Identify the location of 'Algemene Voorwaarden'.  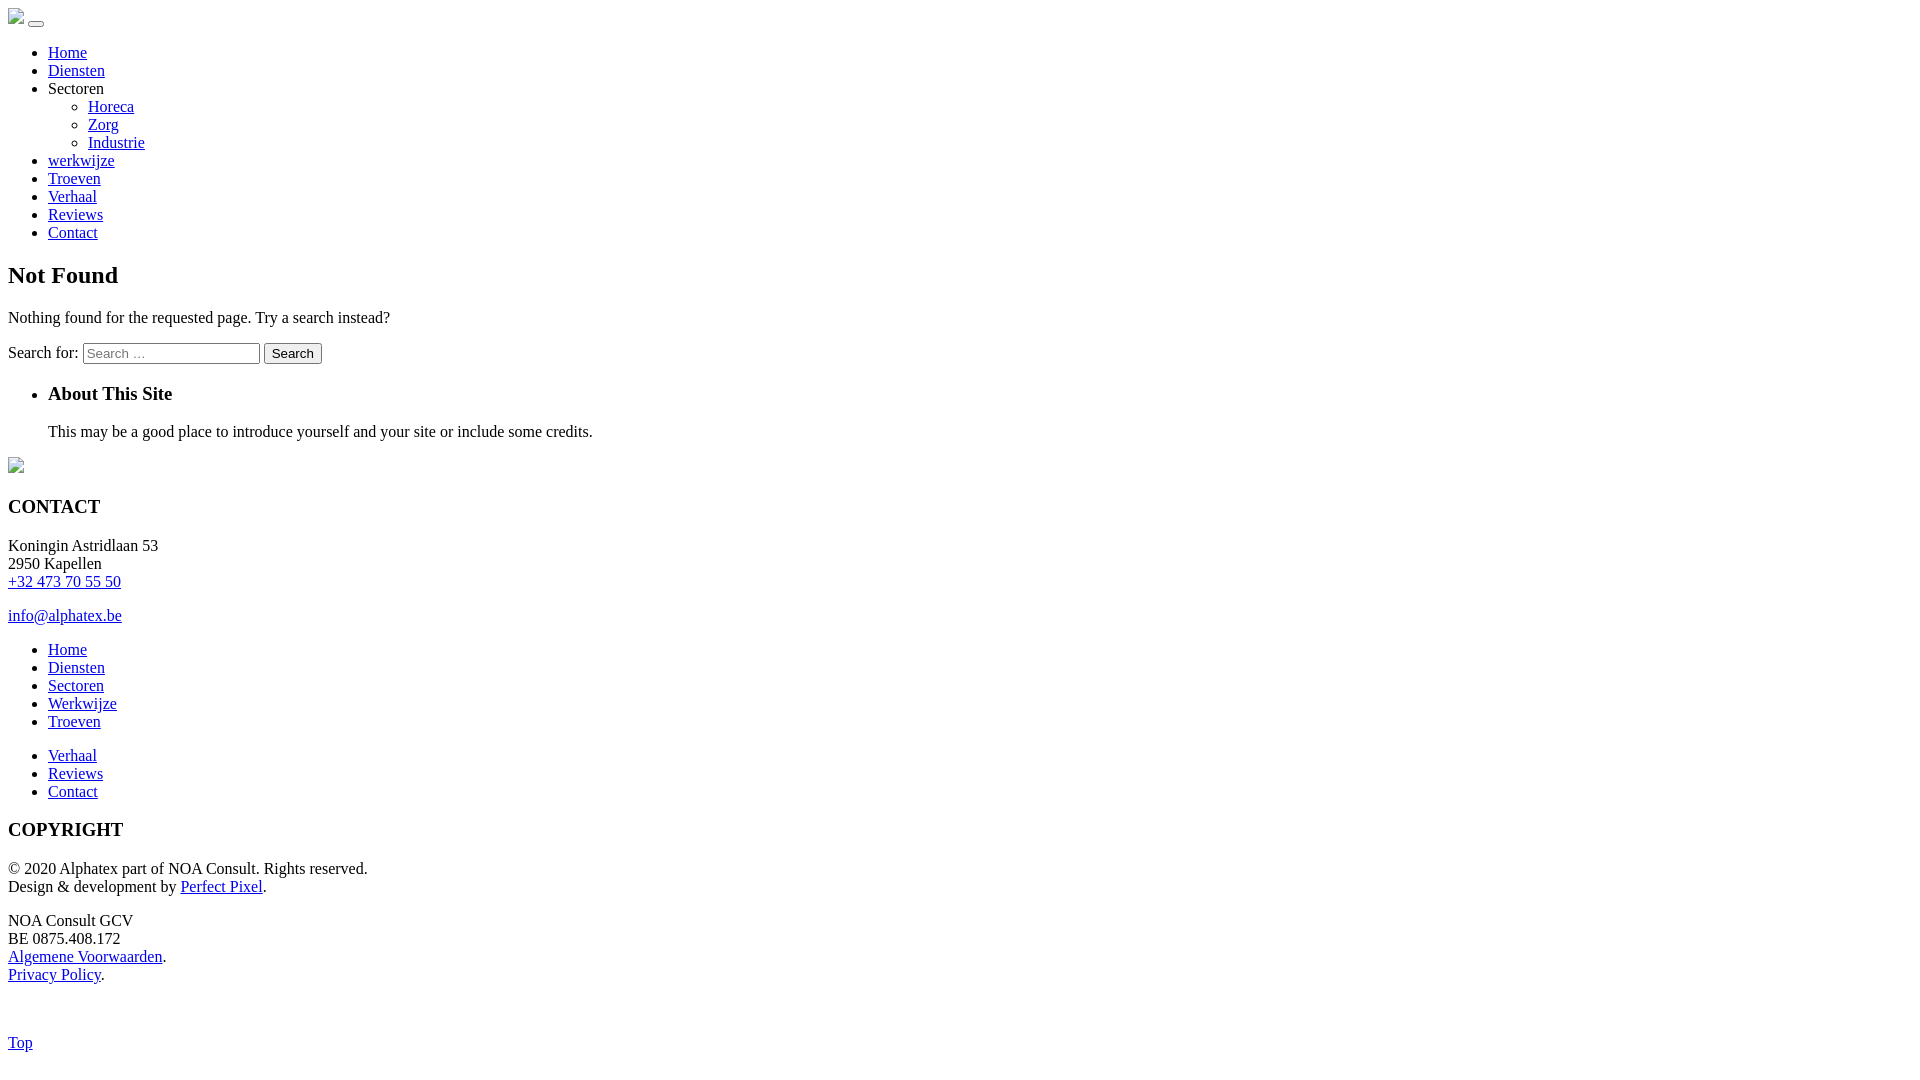
(84, 955).